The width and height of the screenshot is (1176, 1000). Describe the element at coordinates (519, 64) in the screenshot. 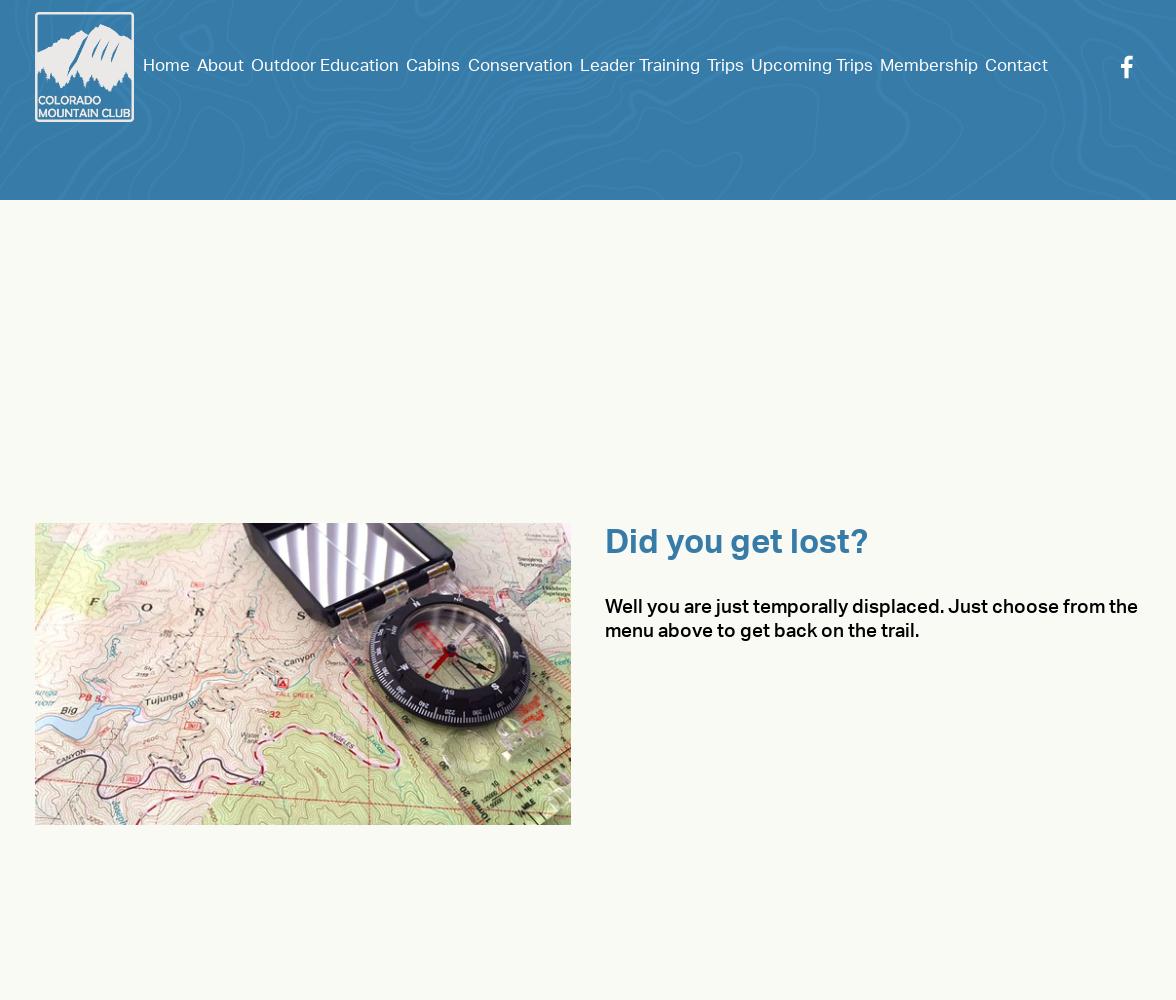

I see `'Conservation'` at that location.